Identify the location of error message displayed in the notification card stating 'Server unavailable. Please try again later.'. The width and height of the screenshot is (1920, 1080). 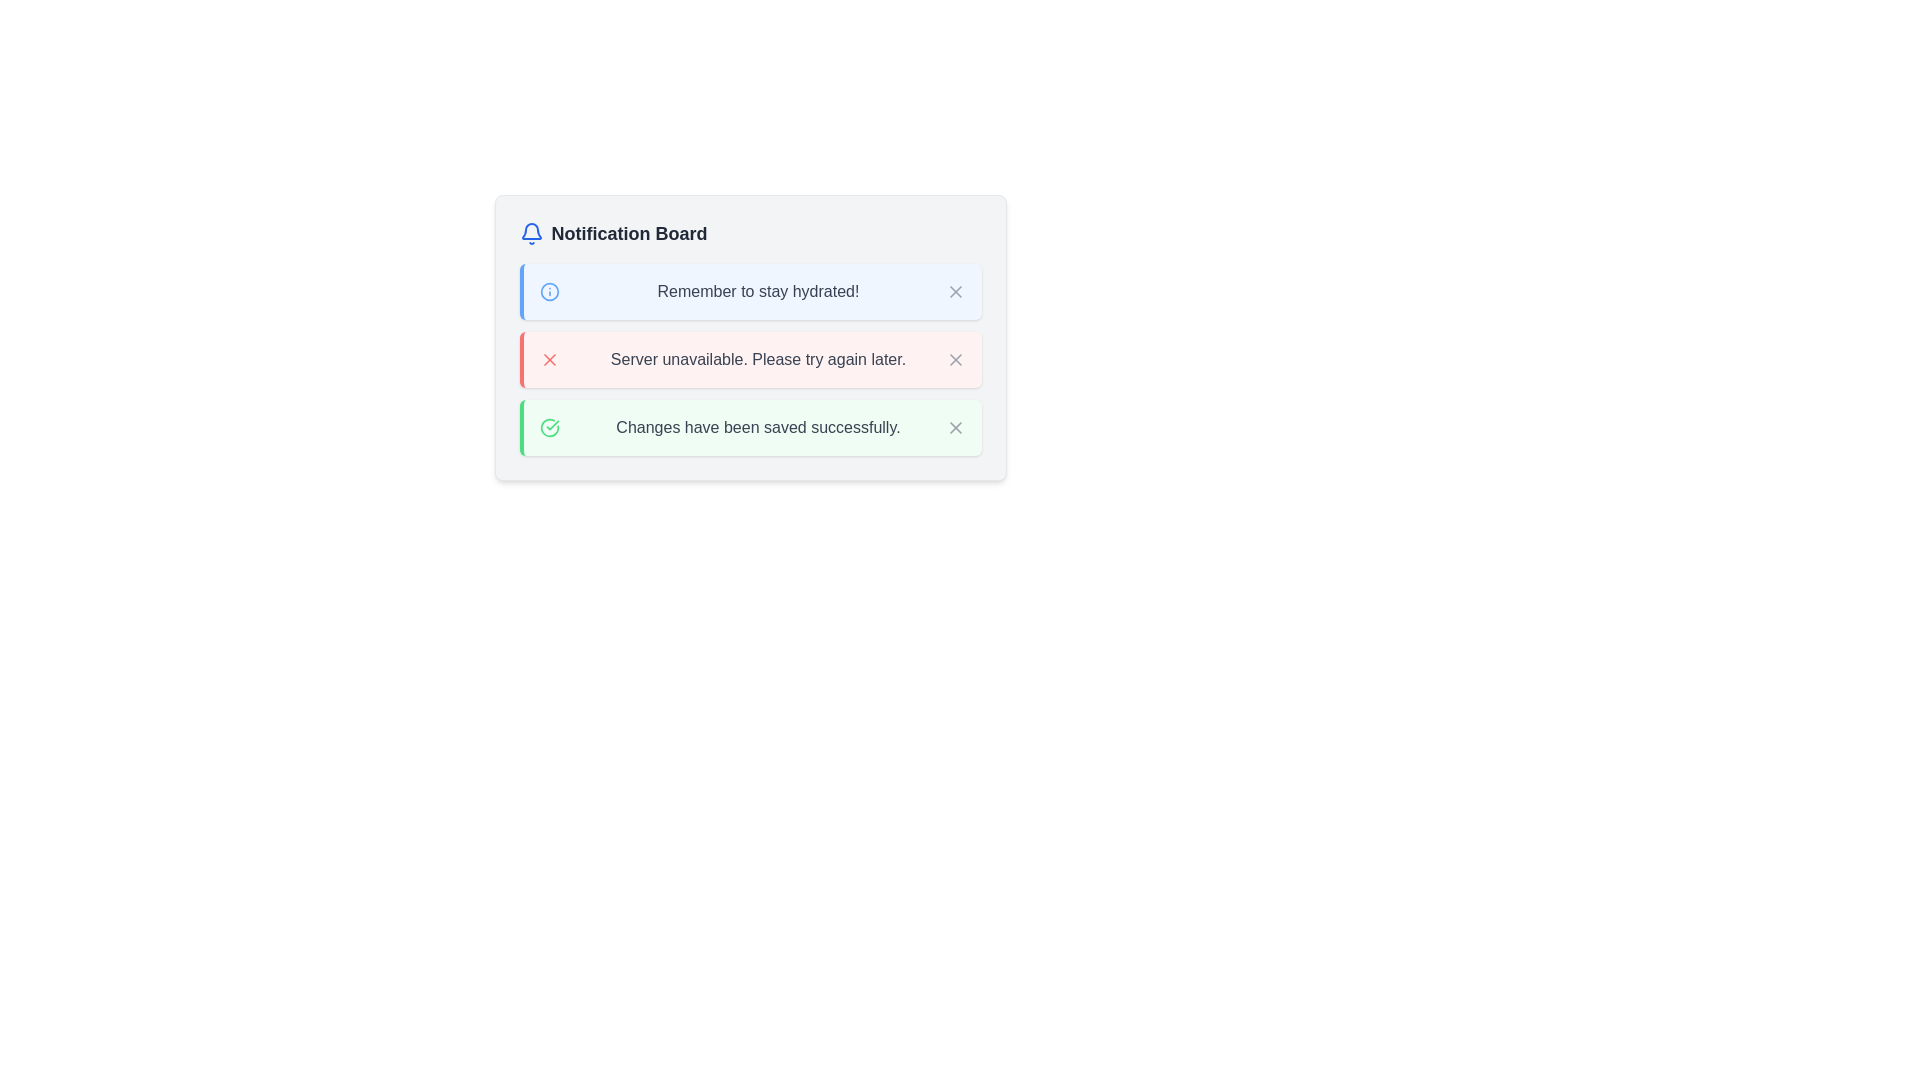
(749, 358).